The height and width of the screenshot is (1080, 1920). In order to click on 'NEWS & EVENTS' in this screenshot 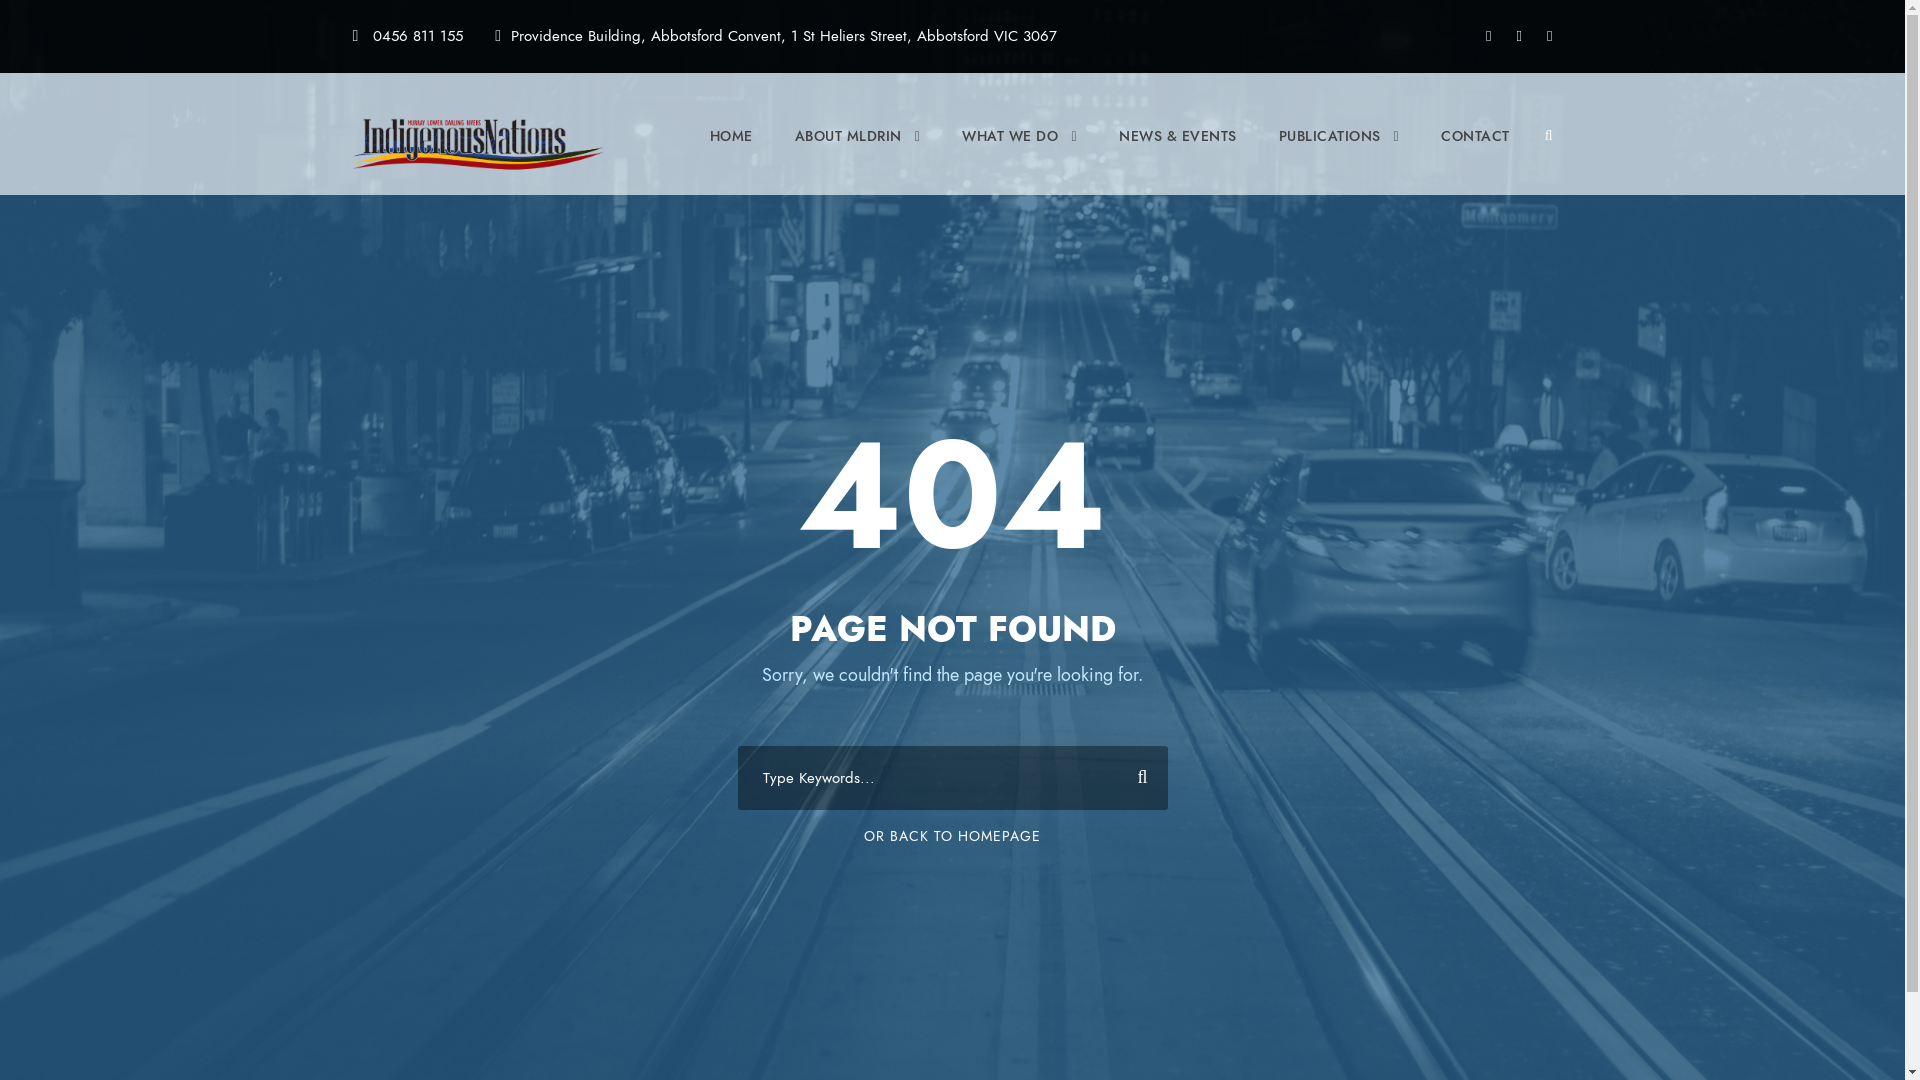, I will do `click(1177, 153)`.